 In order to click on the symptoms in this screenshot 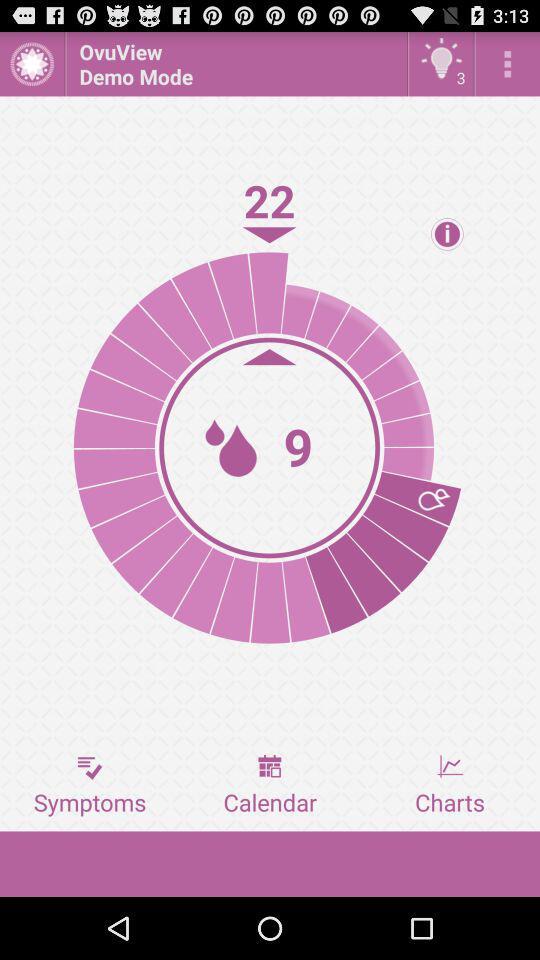, I will do `click(89, 785)`.